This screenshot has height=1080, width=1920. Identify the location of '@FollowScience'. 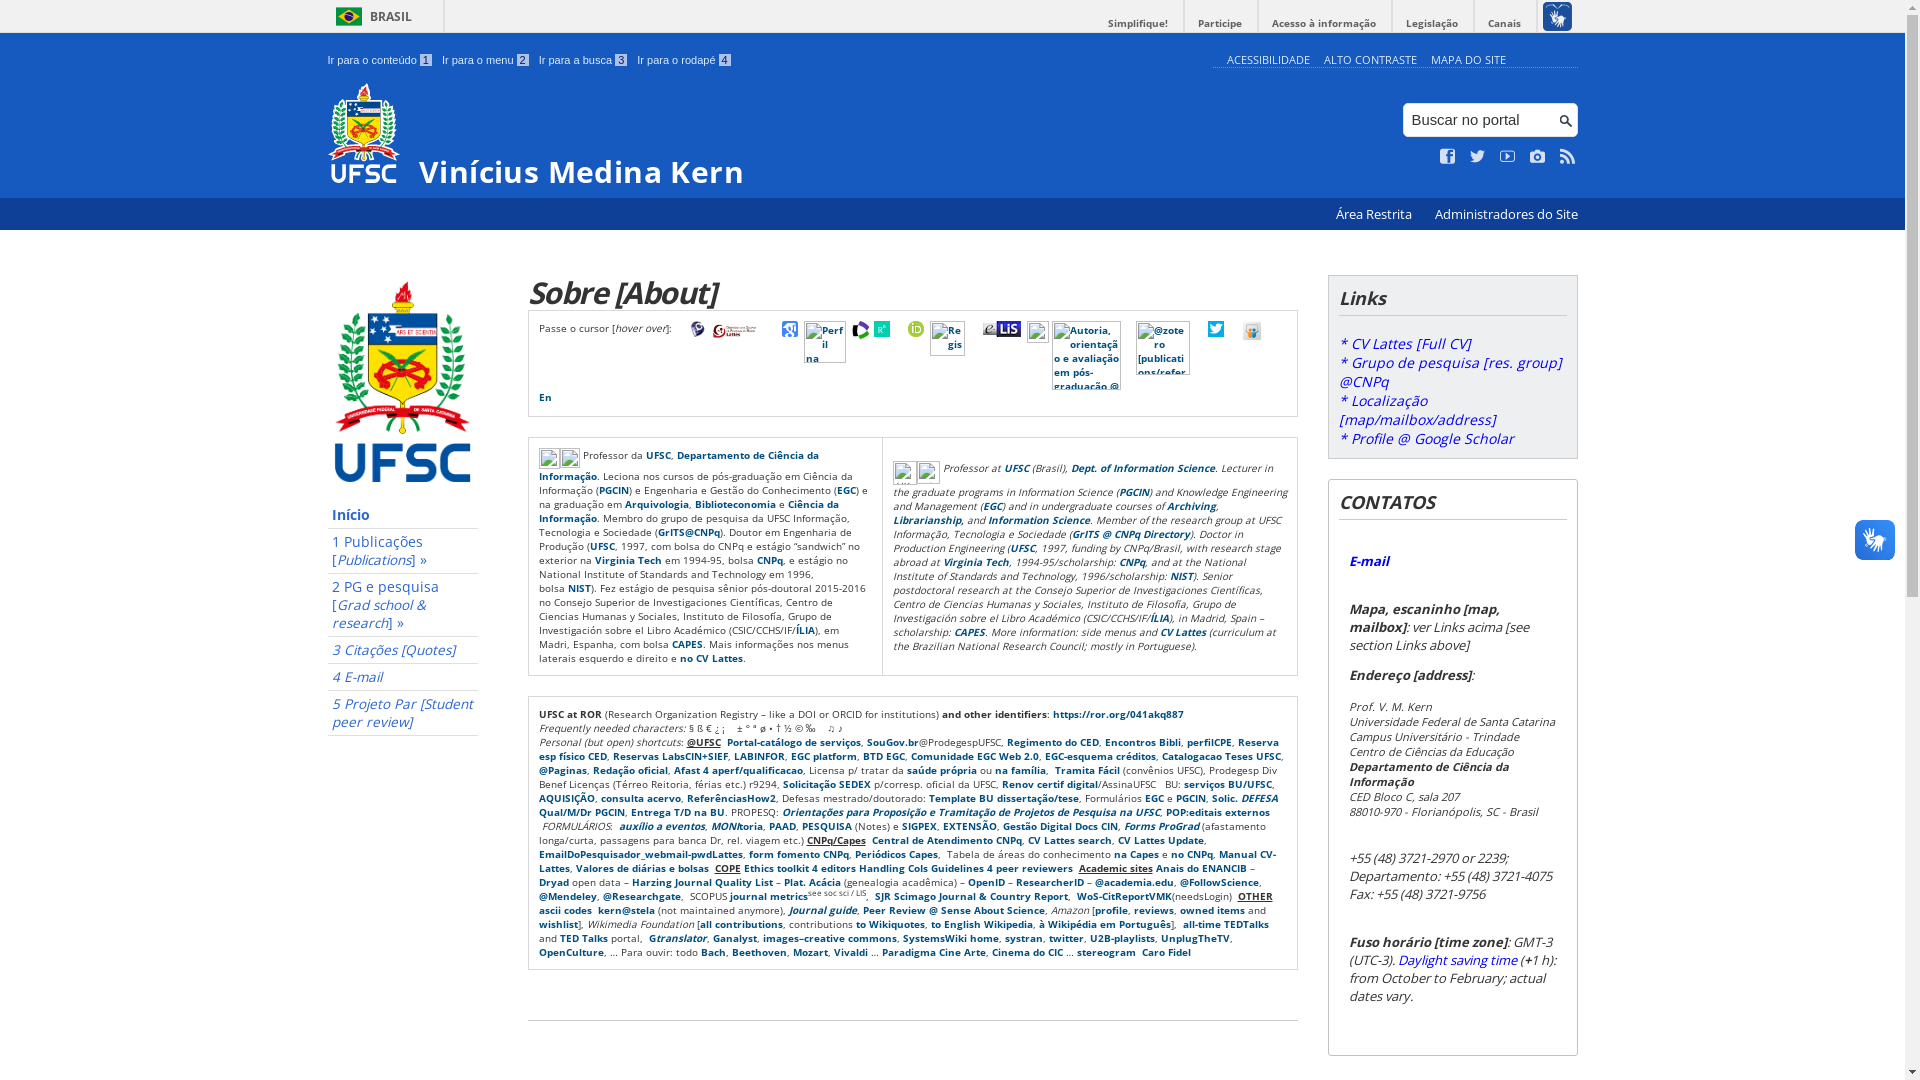
(1218, 881).